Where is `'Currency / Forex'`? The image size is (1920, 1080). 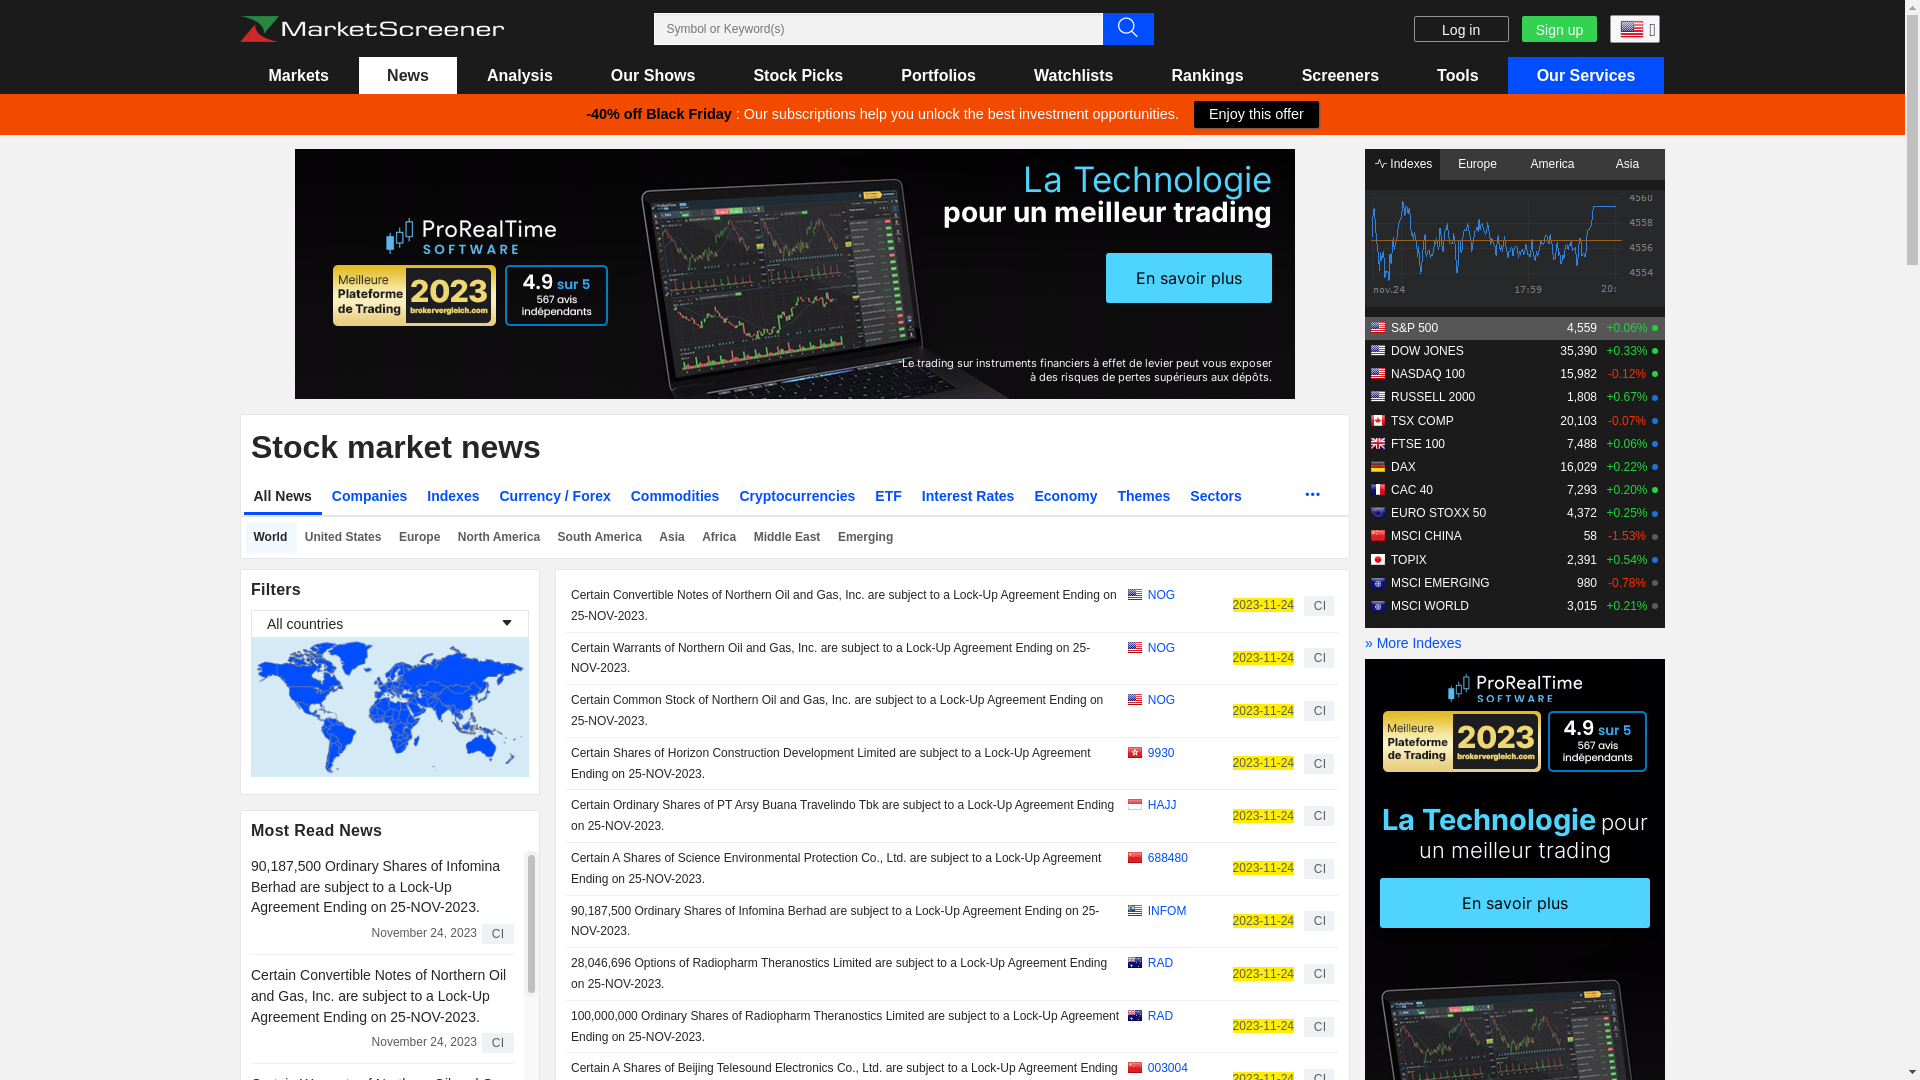
'Currency / Forex' is located at coordinates (554, 495).